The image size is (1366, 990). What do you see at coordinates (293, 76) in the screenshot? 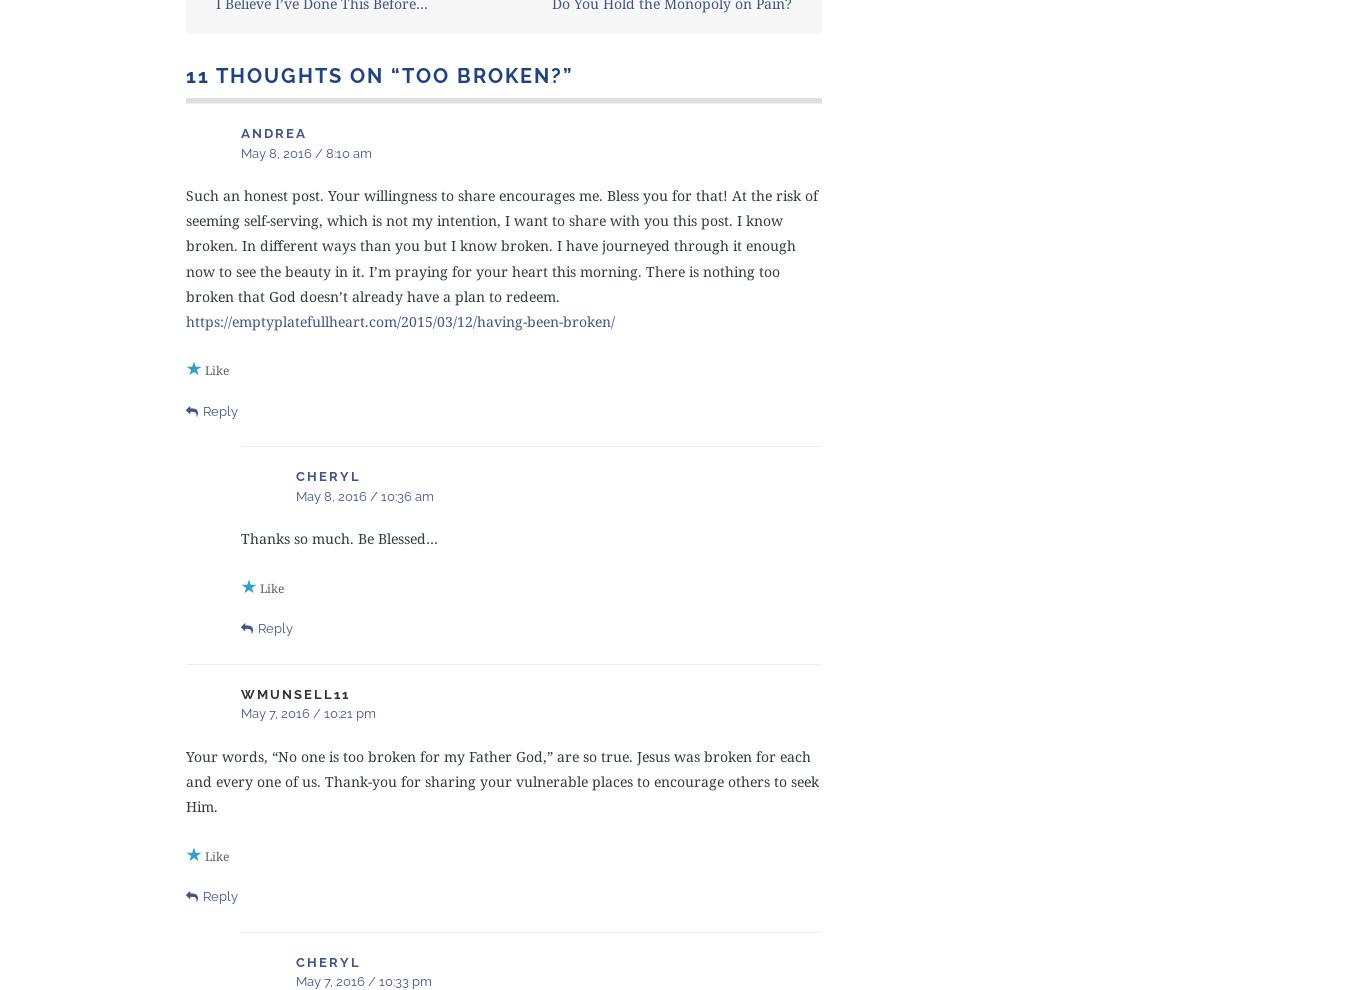
I see `'11 thoughts on “'` at bounding box center [293, 76].